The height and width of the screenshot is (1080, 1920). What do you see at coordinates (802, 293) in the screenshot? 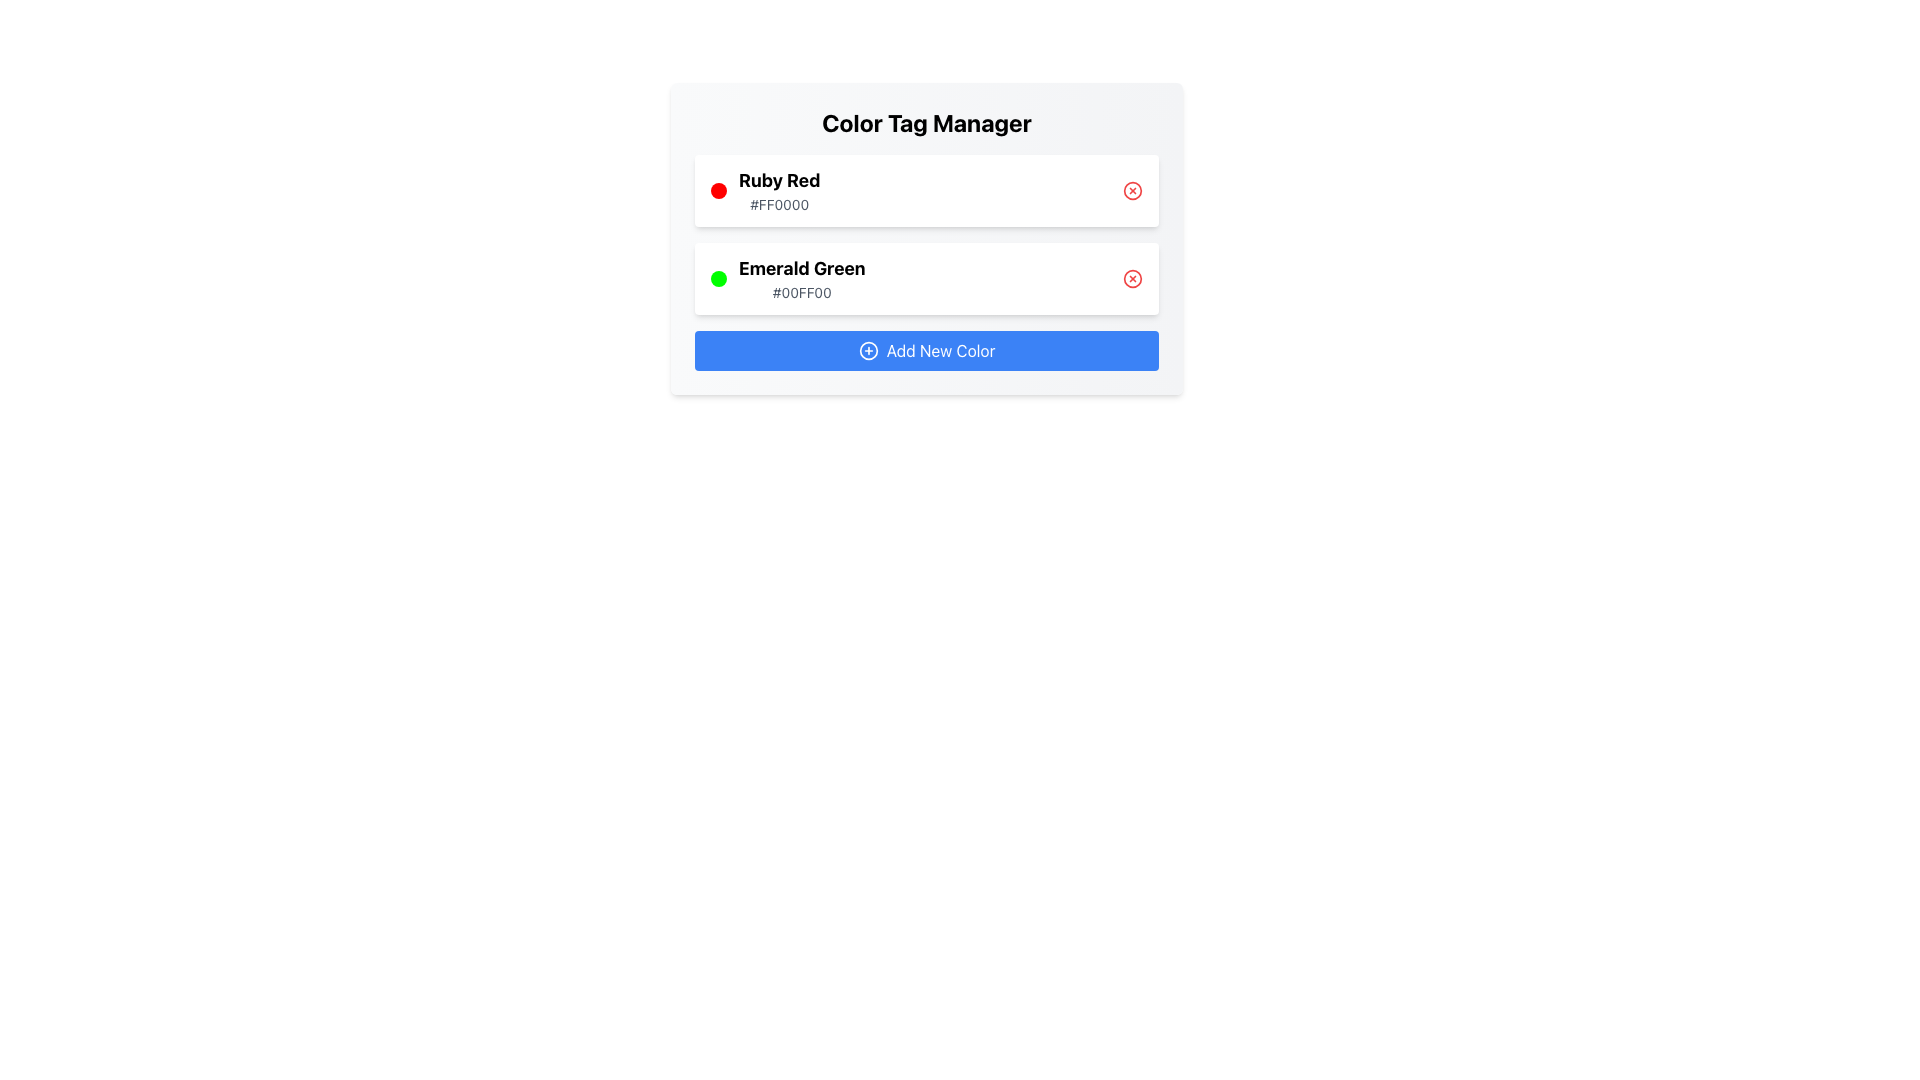
I see `the text label displaying the hexadecimal representation of the color associated with 'Emerald Green', which is positioned directly below the 'Emerald Green' label` at bounding box center [802, 293].